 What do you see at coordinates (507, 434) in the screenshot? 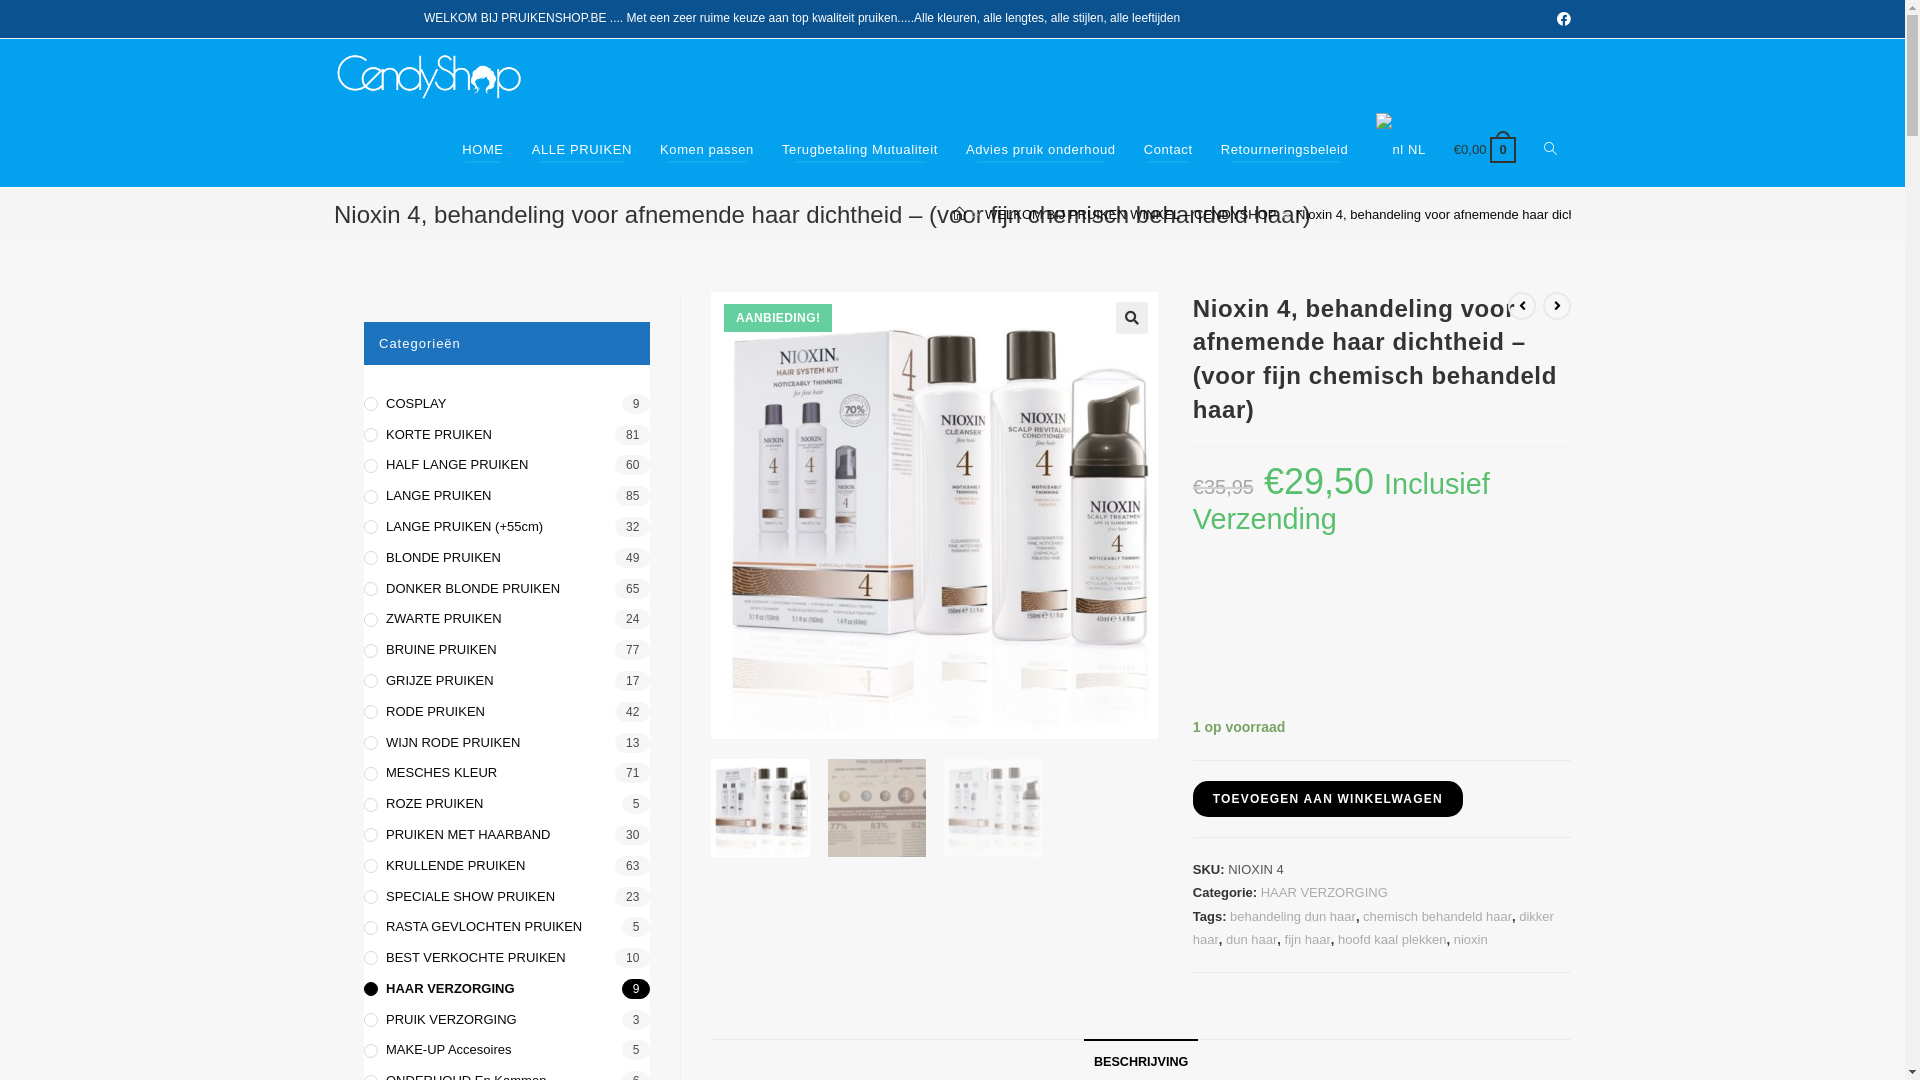
I see `'KORTE PRUIKEN'` at bounding box center [507, 434].